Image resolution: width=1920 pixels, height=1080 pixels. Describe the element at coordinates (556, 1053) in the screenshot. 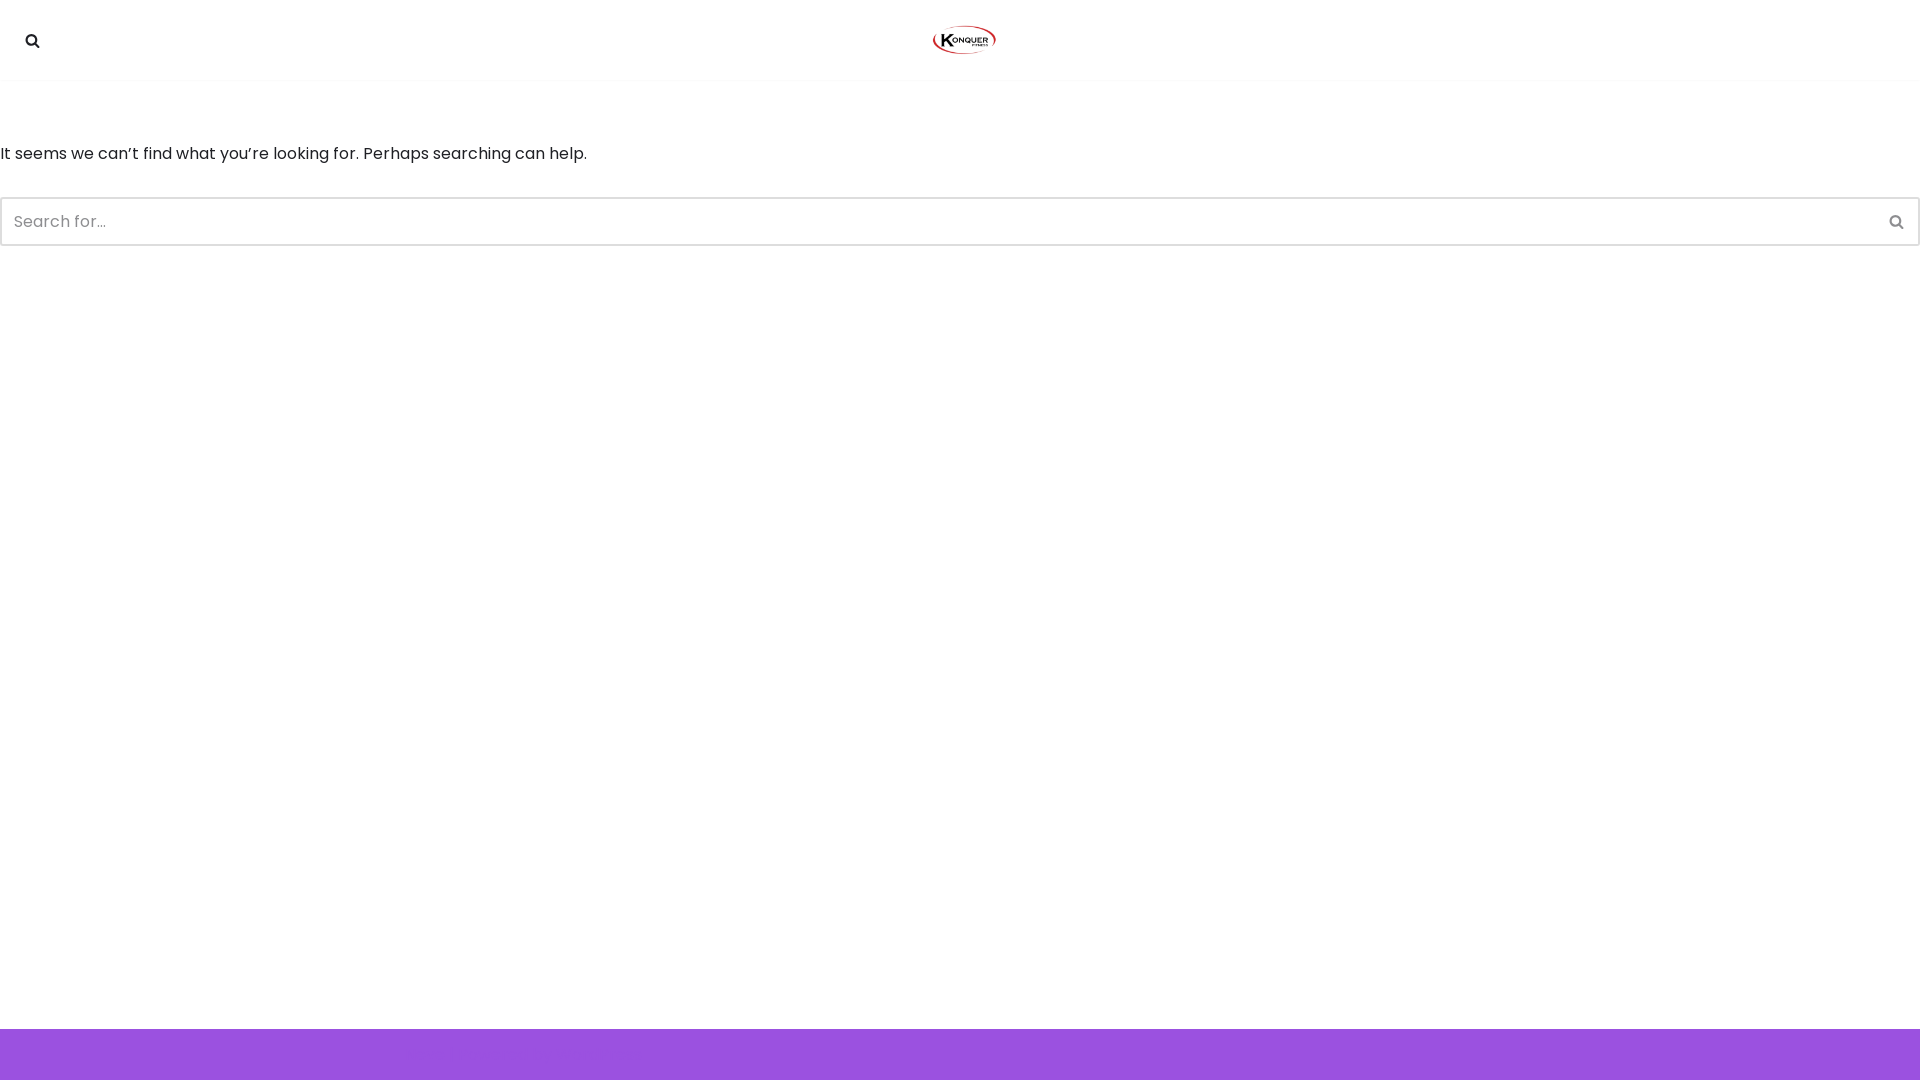

I see `'WordPress'` at that location.